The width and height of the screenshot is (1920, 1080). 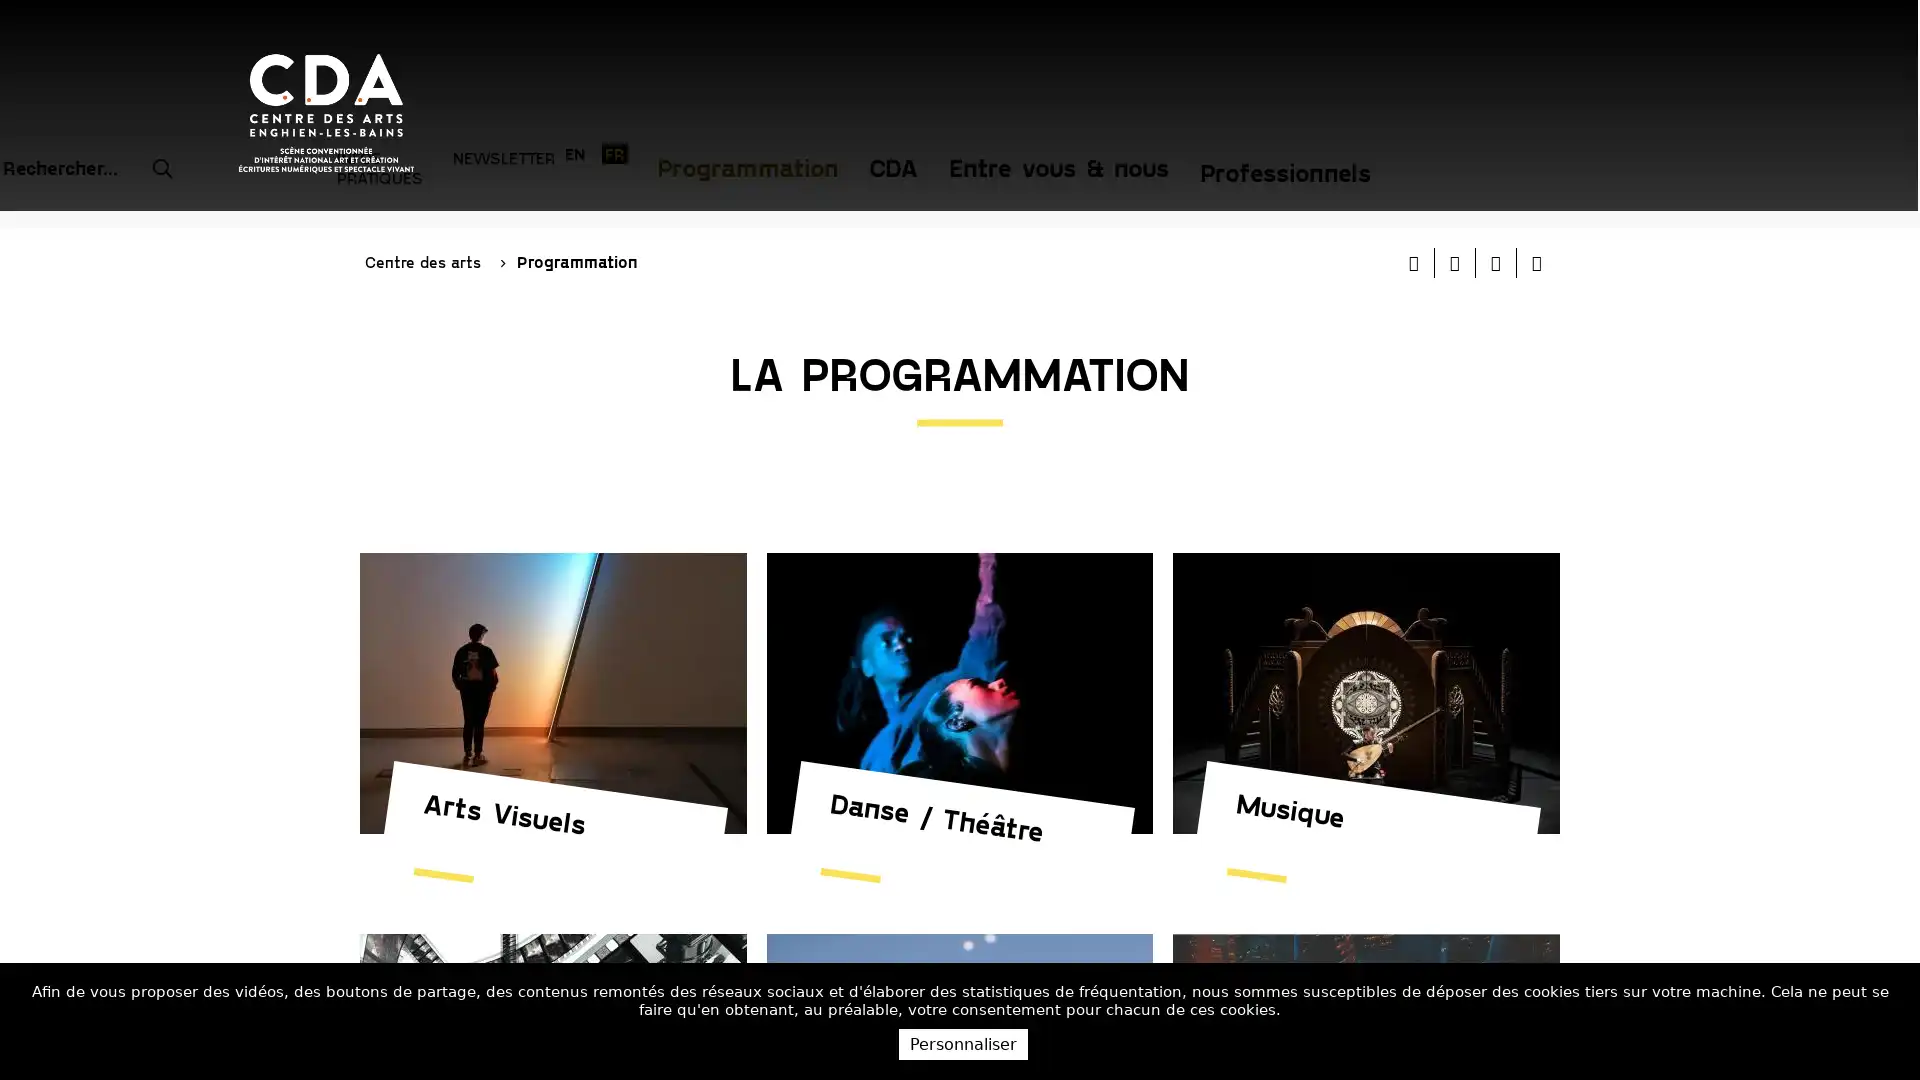 What do you see at coordinates (1535, 196) in the screenshot?
I see `Partager cette page` at bounding box center [1535, 196].